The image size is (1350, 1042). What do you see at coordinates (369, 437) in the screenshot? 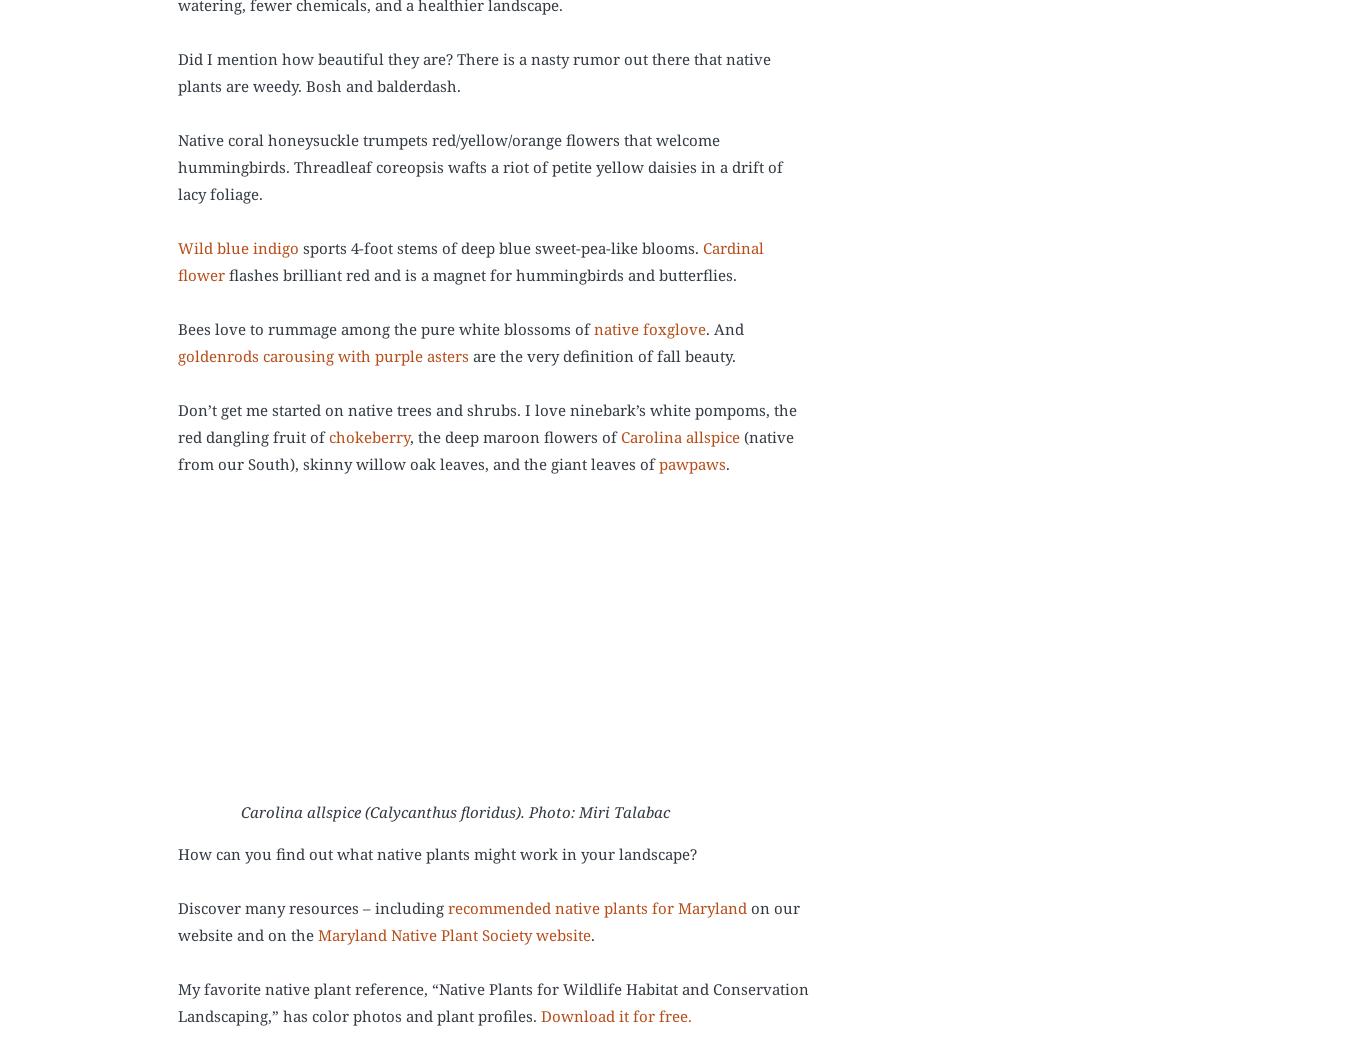
I see `'chokeberry'` at bounding box center [369, 437].